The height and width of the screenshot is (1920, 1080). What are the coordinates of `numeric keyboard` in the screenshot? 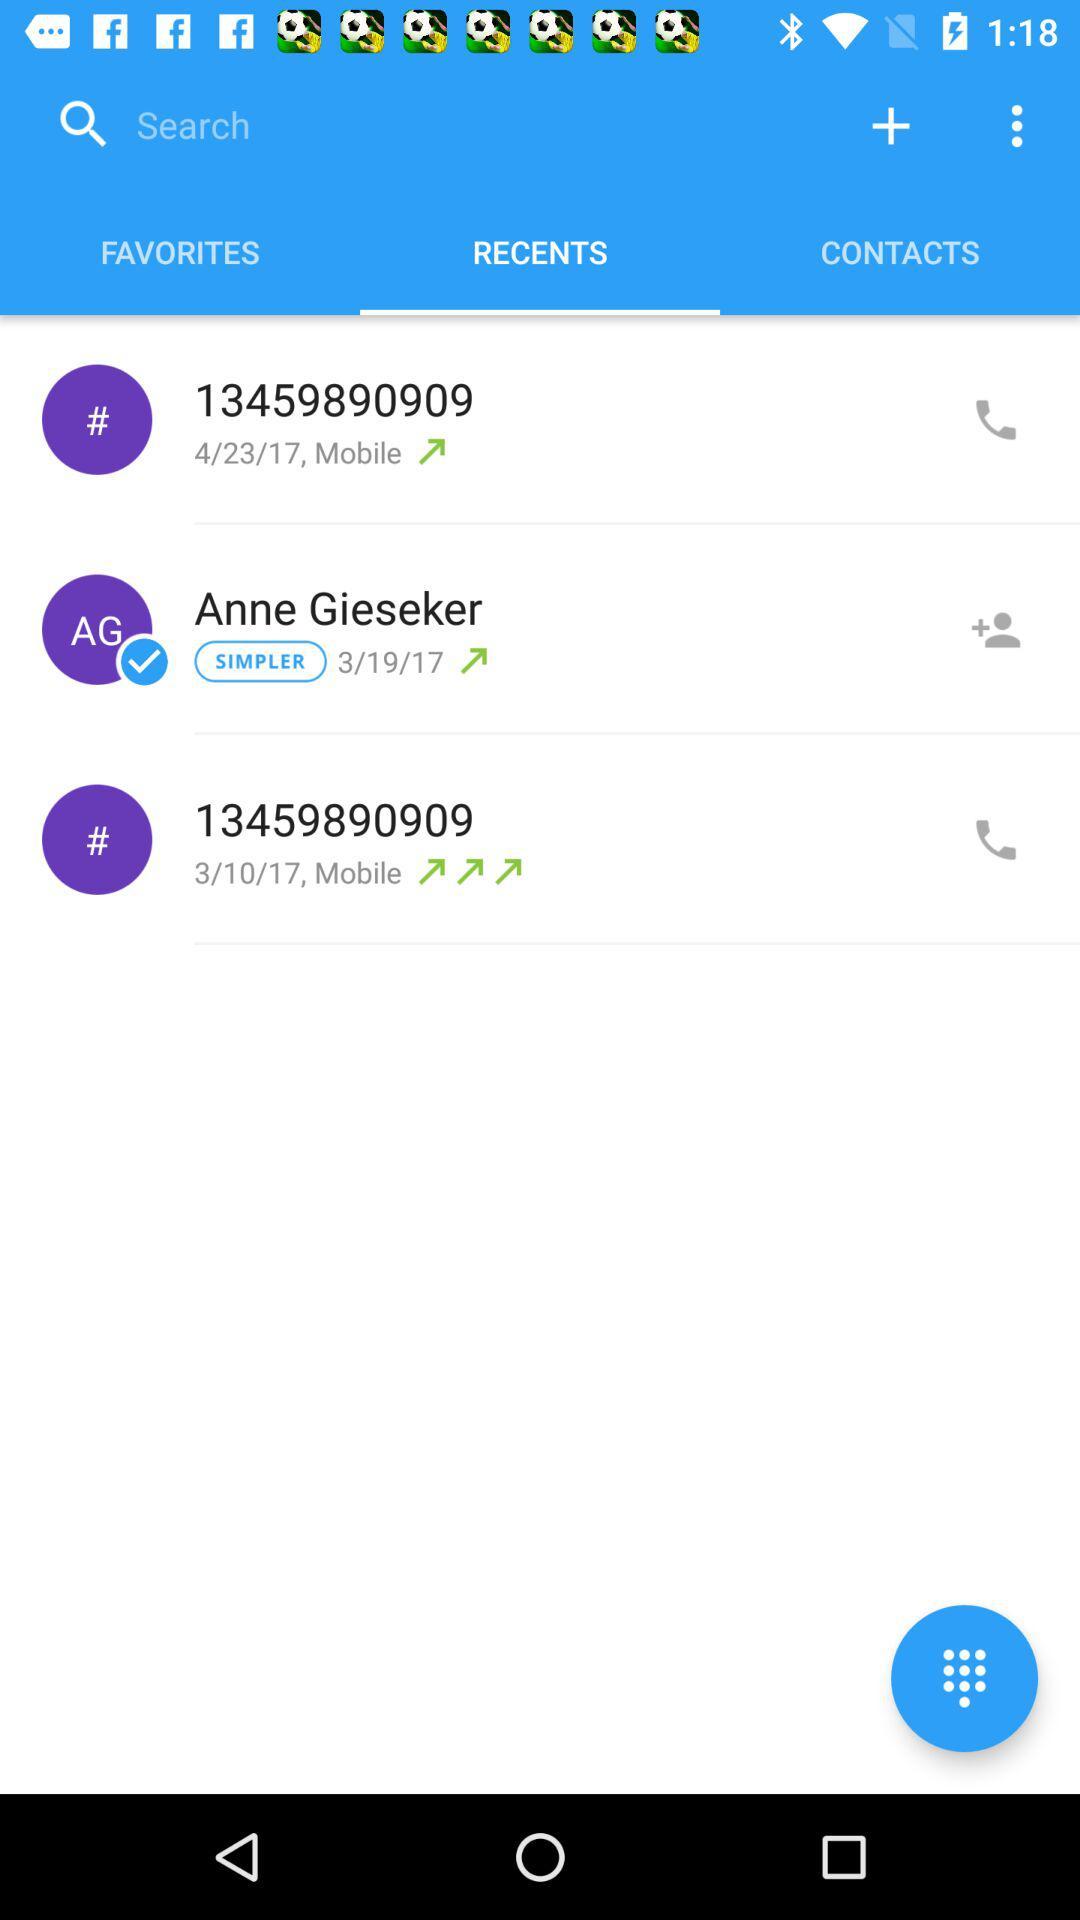 It's located at (963, 1678).